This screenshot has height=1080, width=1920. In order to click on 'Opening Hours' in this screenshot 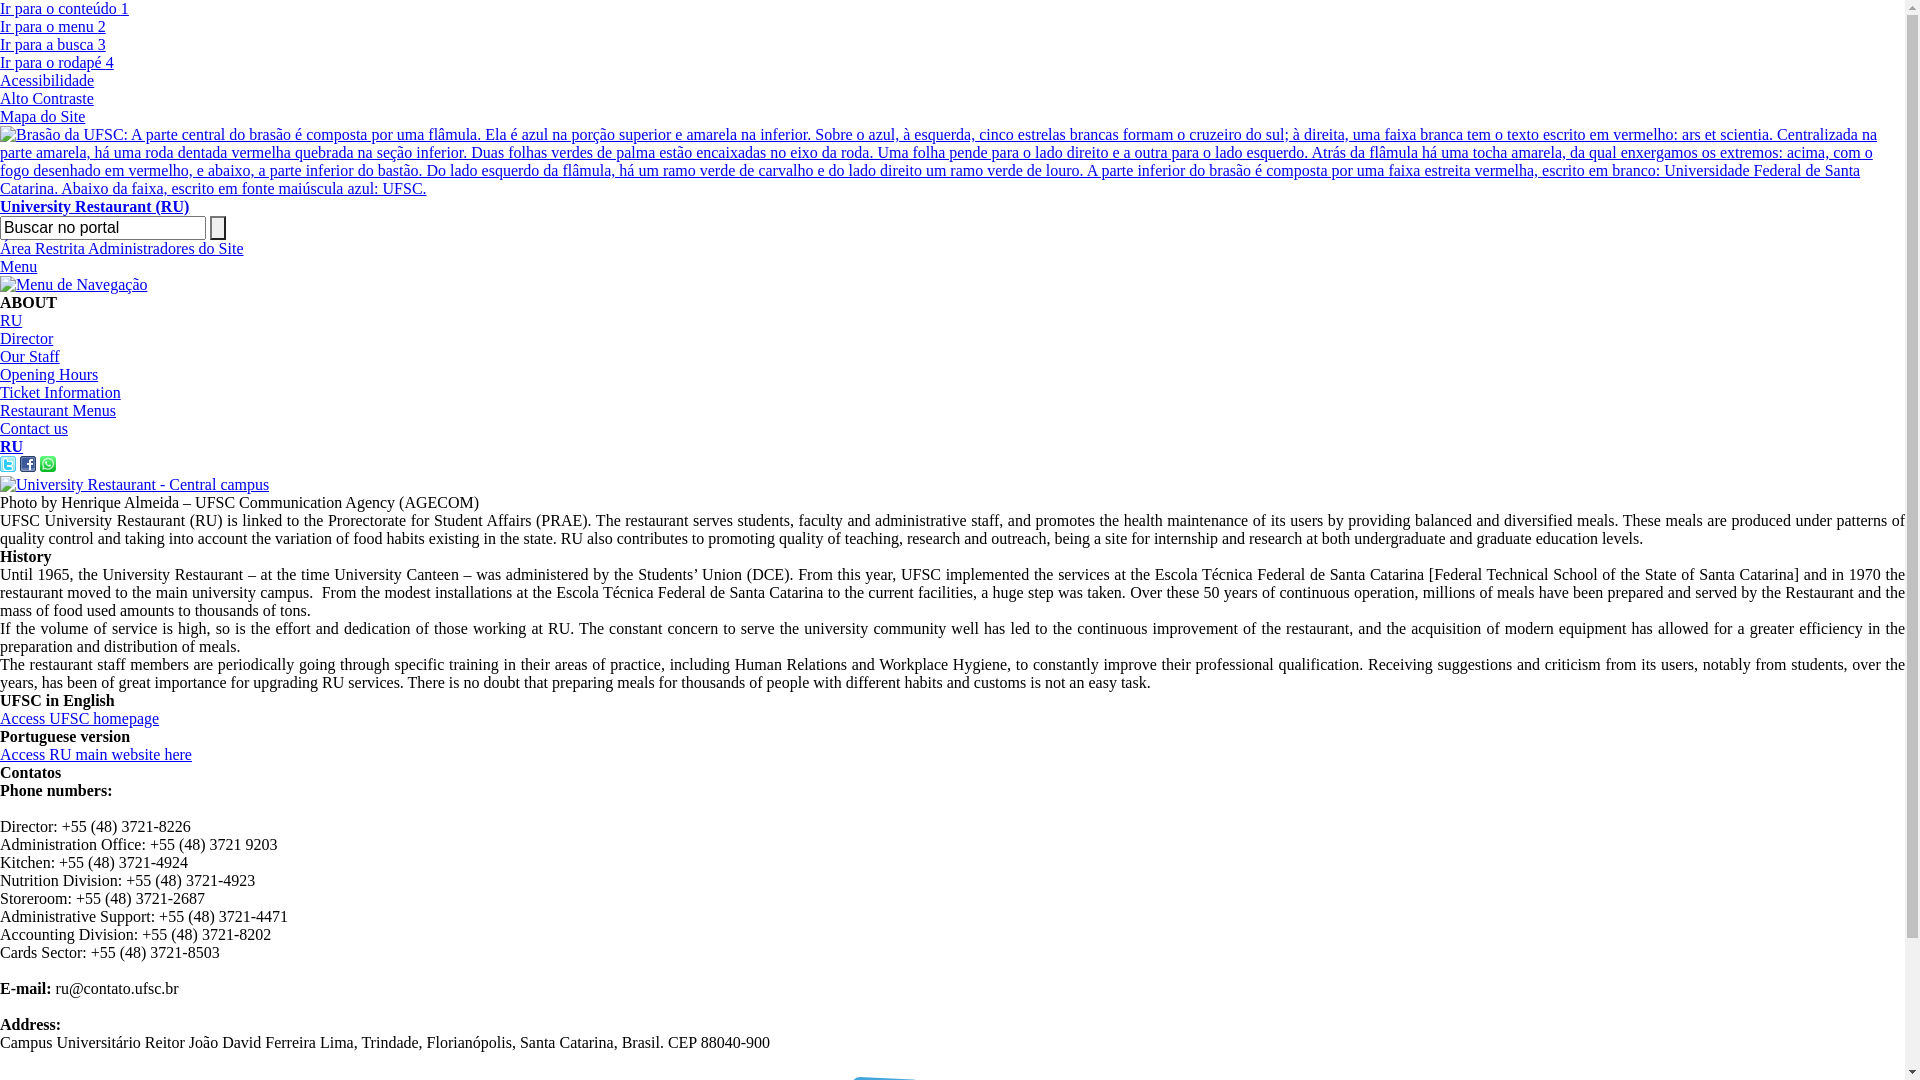, I will do `click(0, 374)`.